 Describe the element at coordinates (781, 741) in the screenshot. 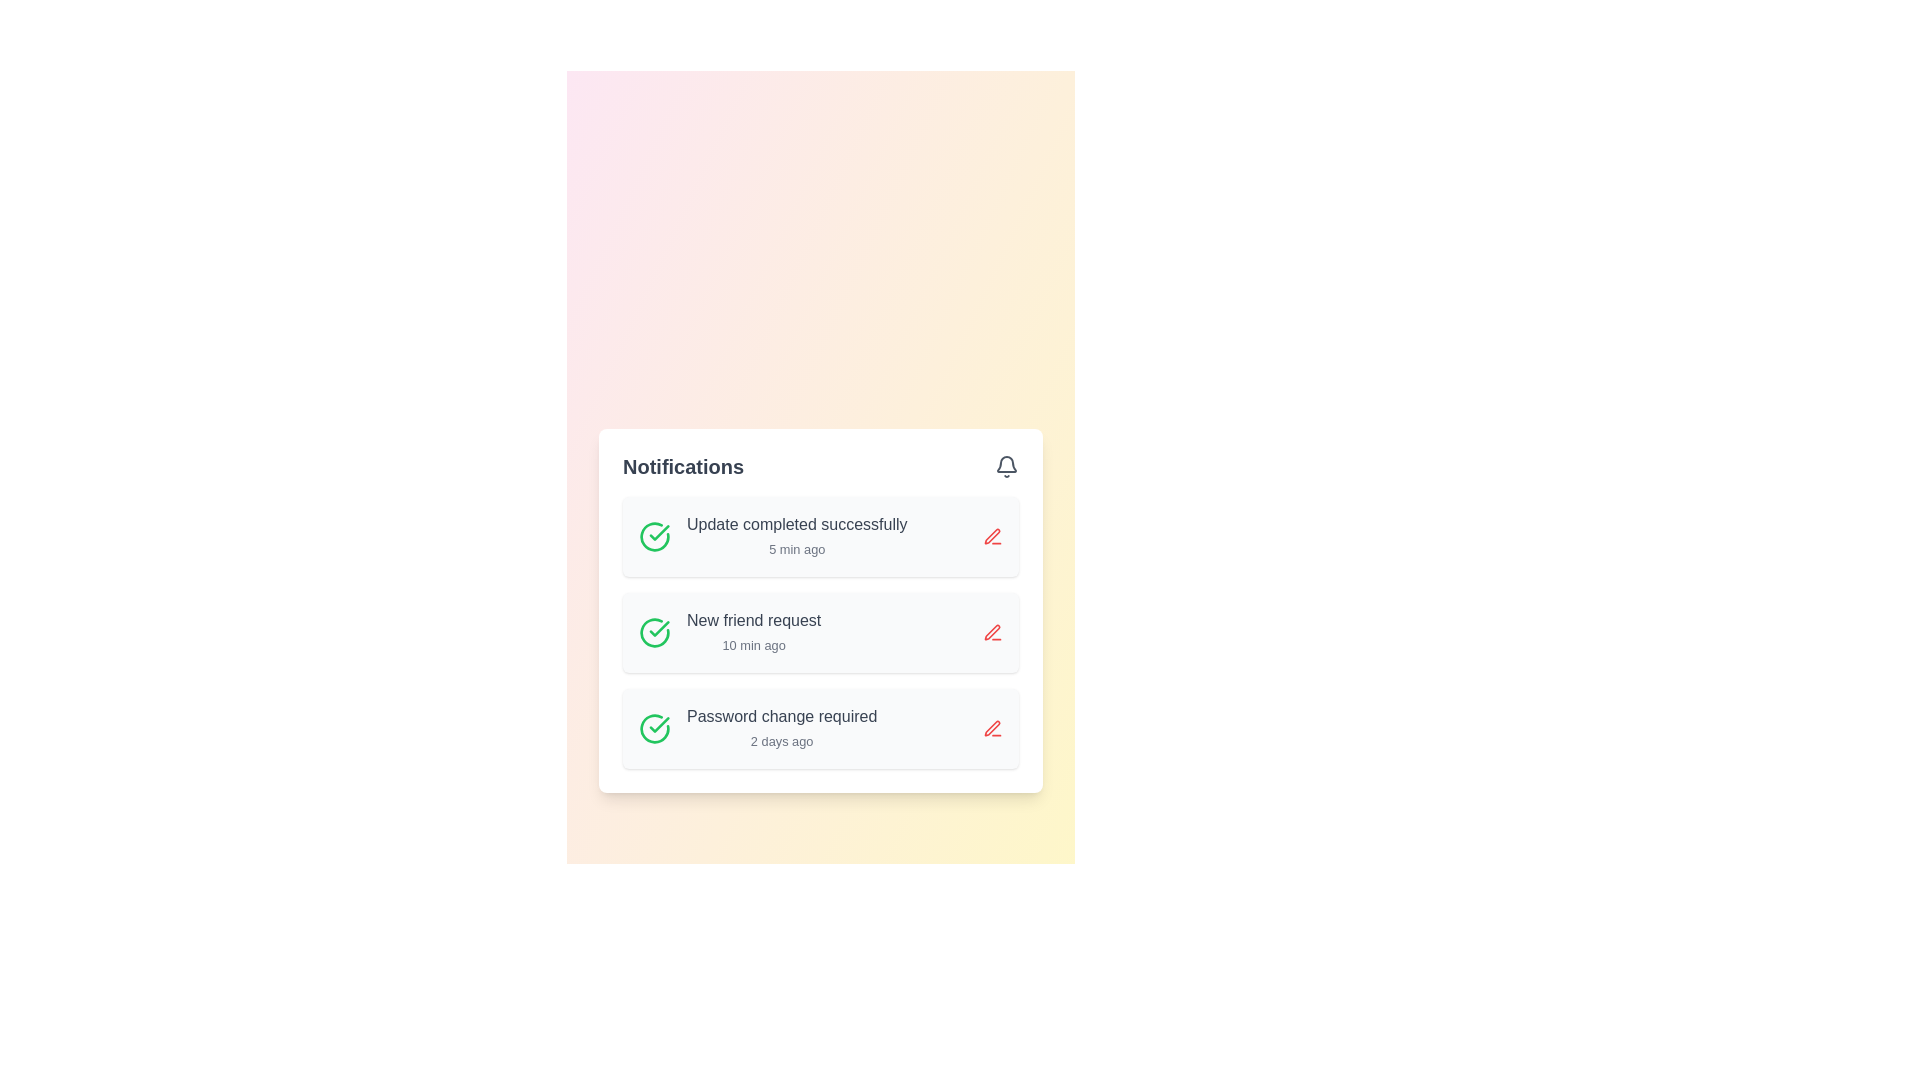

I see `the Text label that displays the elapsed time since the 'Password change required' notification, which is positioned below the main label` at that location.